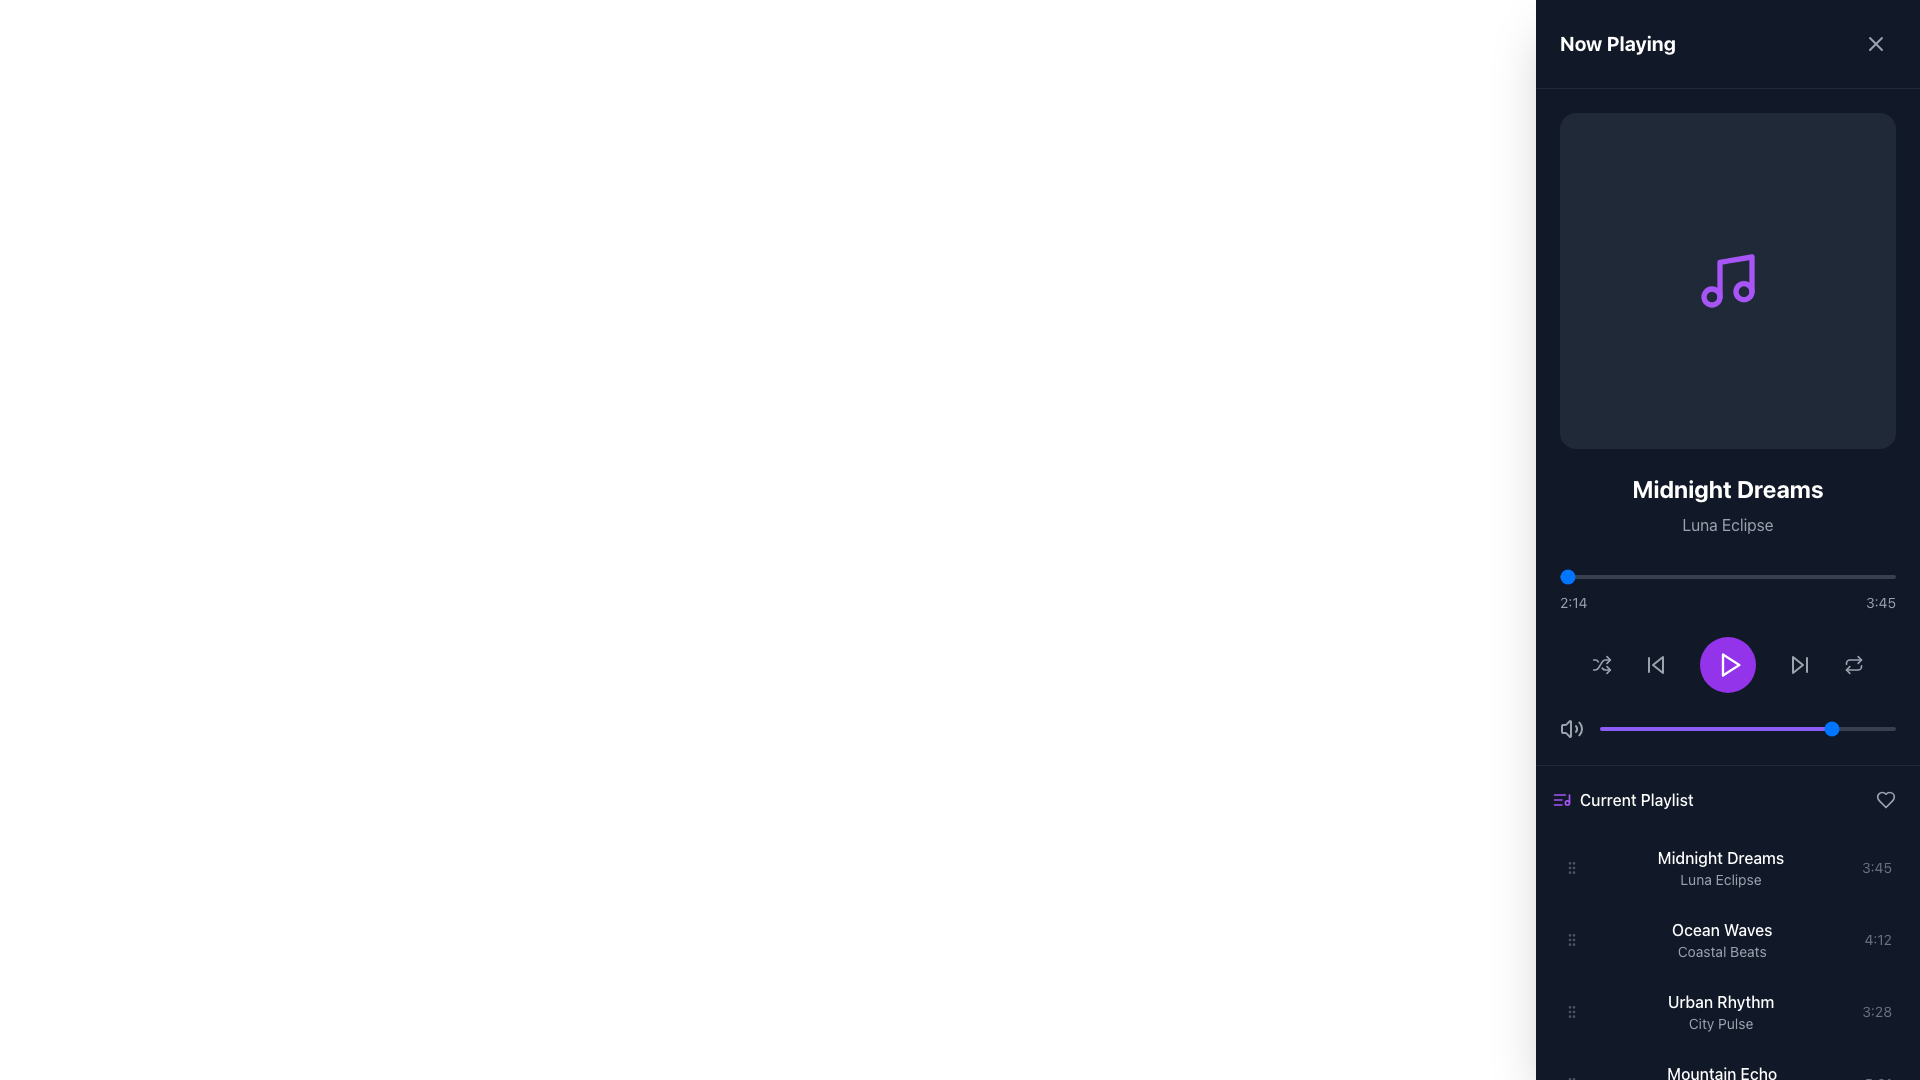  I want to click on the Drag Handle, which consists of six small circular dots arranged vertically, located on the left side of the playlist entry for 'Ocean Waves' by 'Coastal Beats', so click(1570, 940).